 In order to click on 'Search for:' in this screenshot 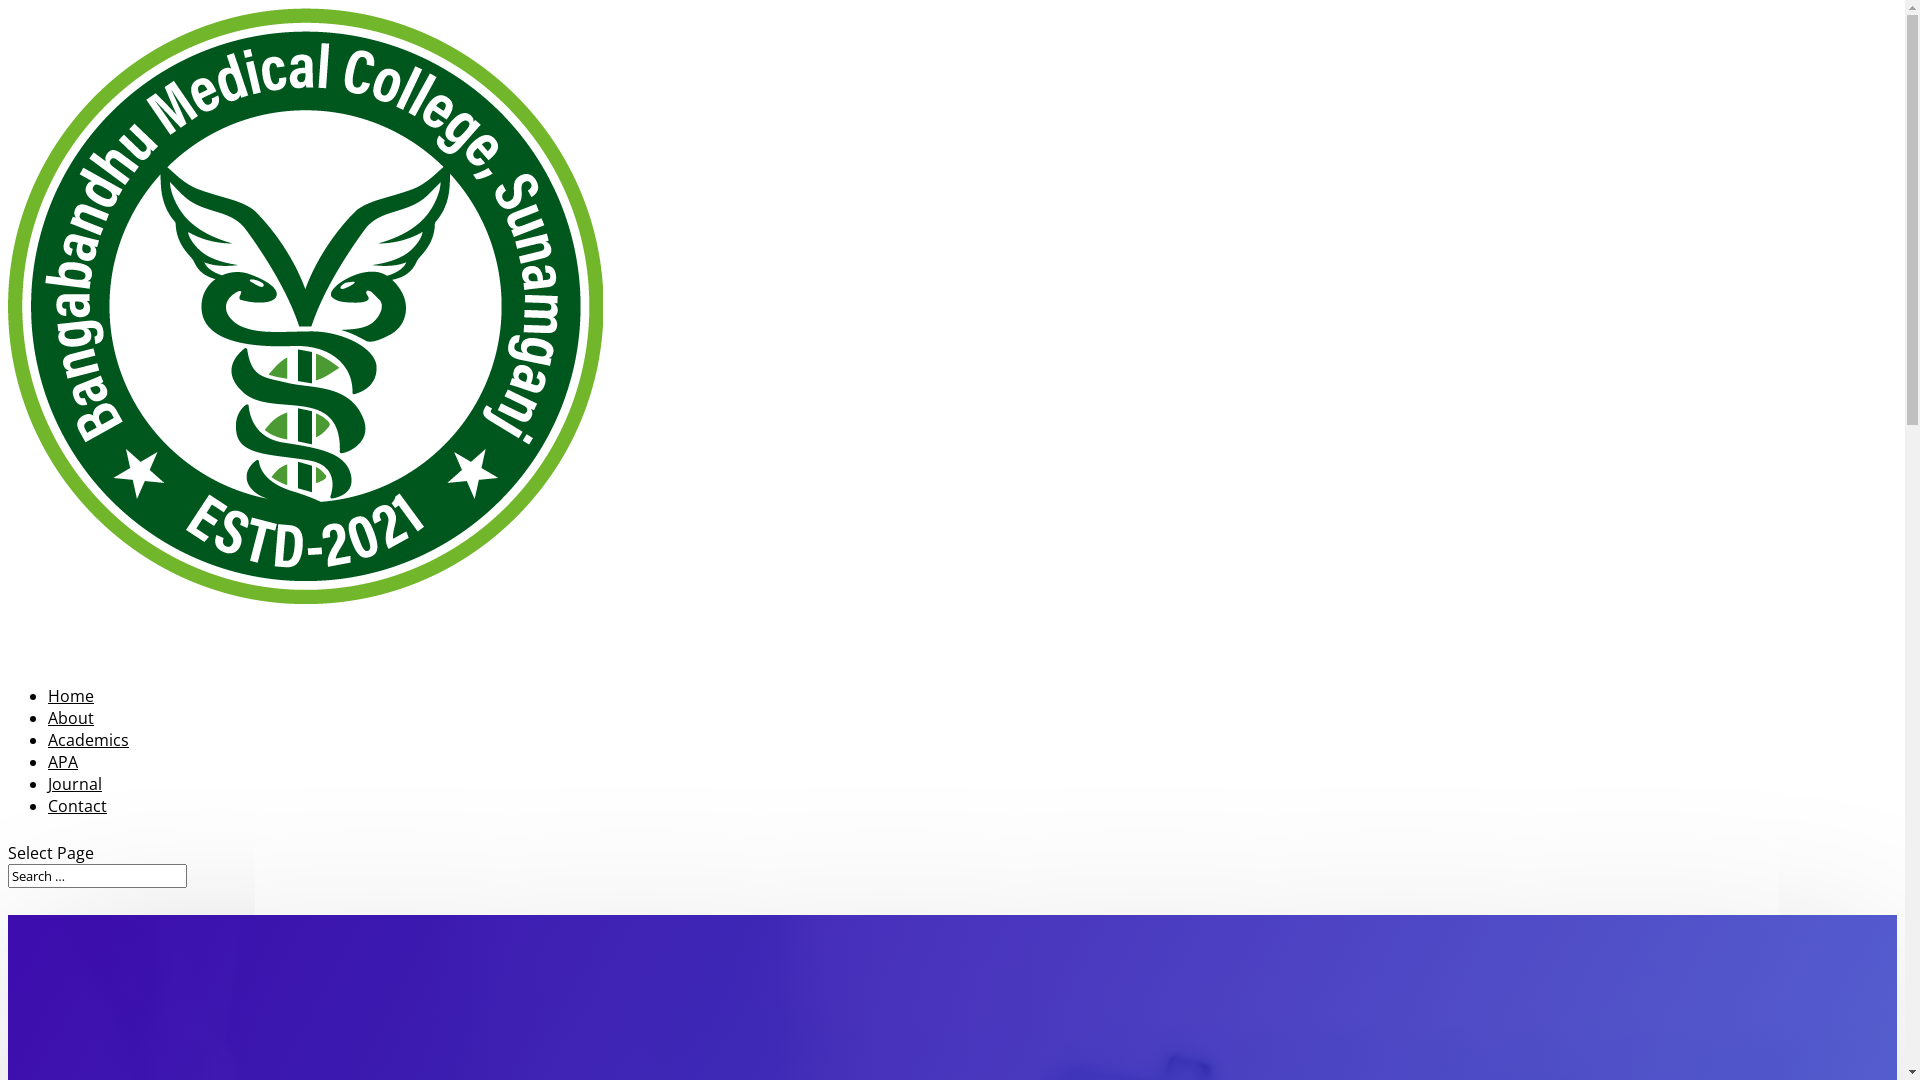, I will do `click(96, 874)`.